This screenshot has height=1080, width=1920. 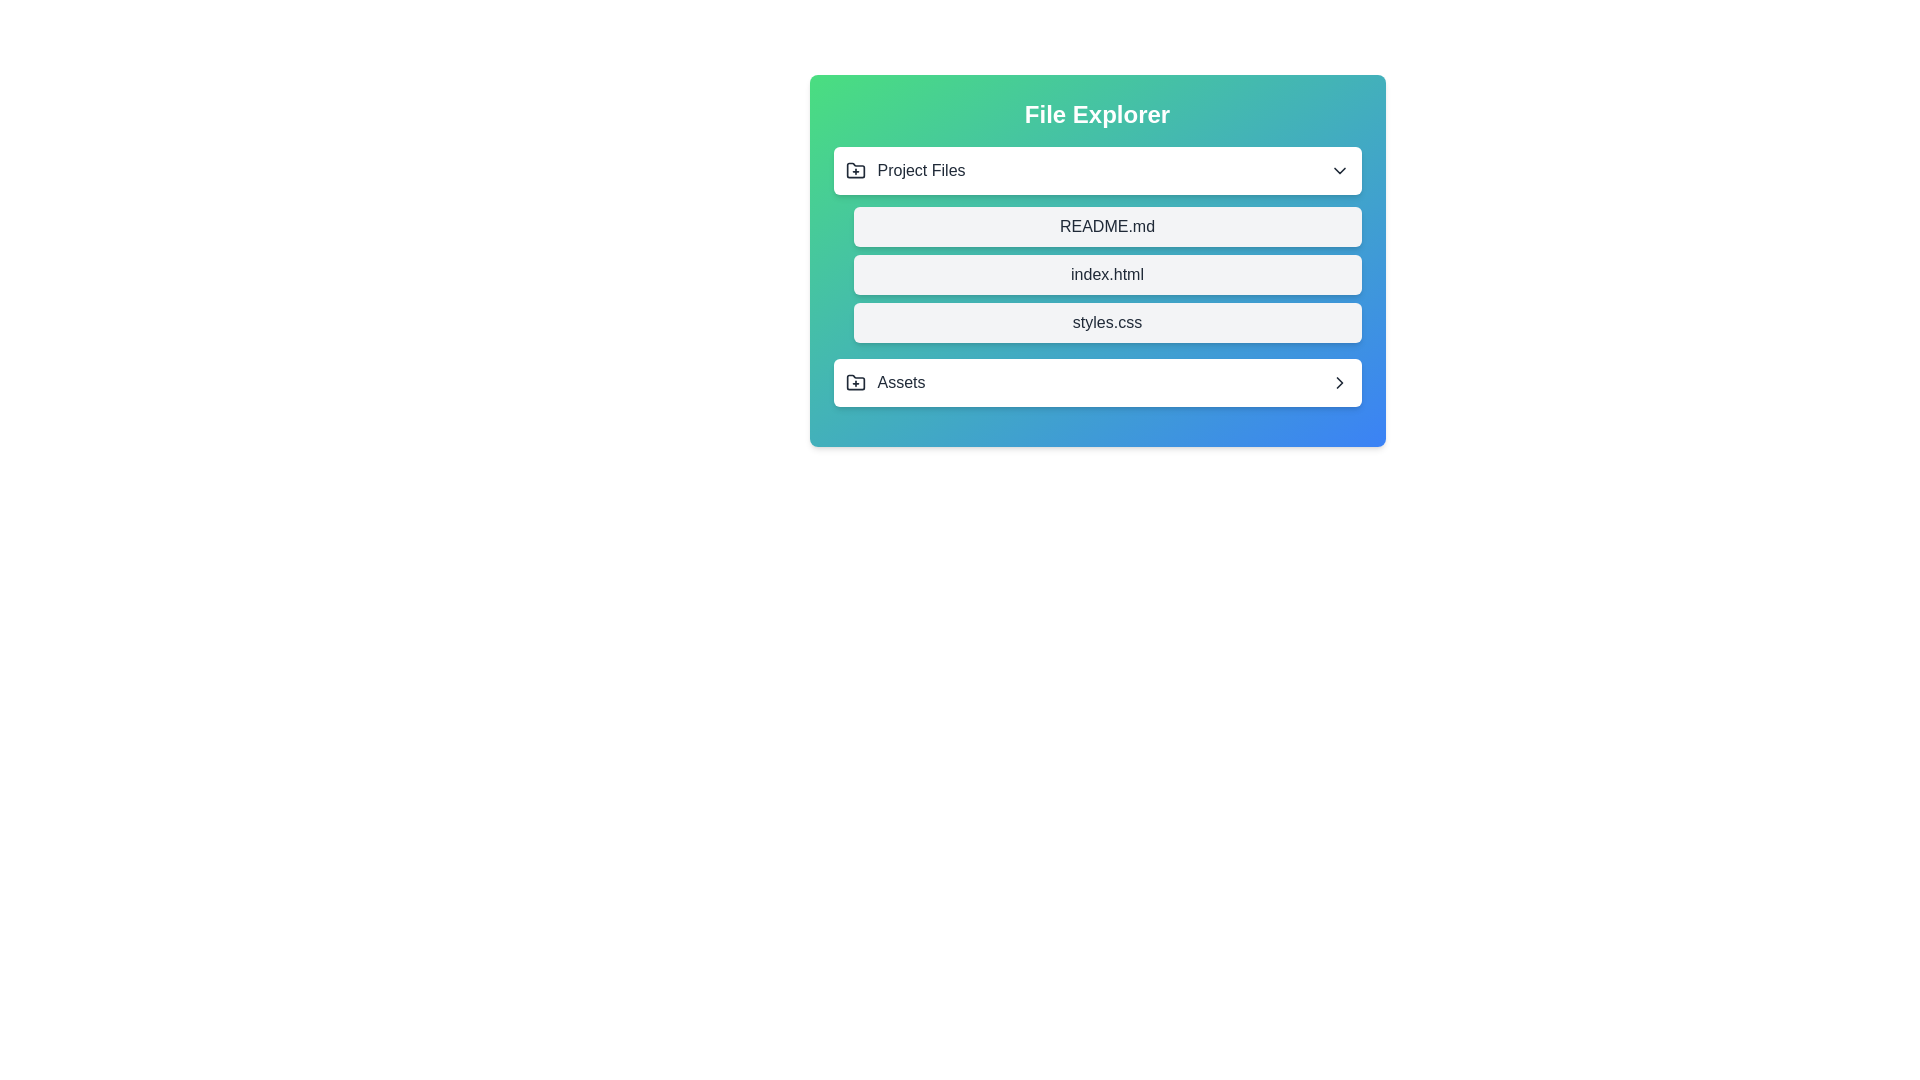 What do you see at coordinates (1106, 274) in the screenshot?
I see `the File entry button for 'index.html'` at bounding box center [1106, 274].